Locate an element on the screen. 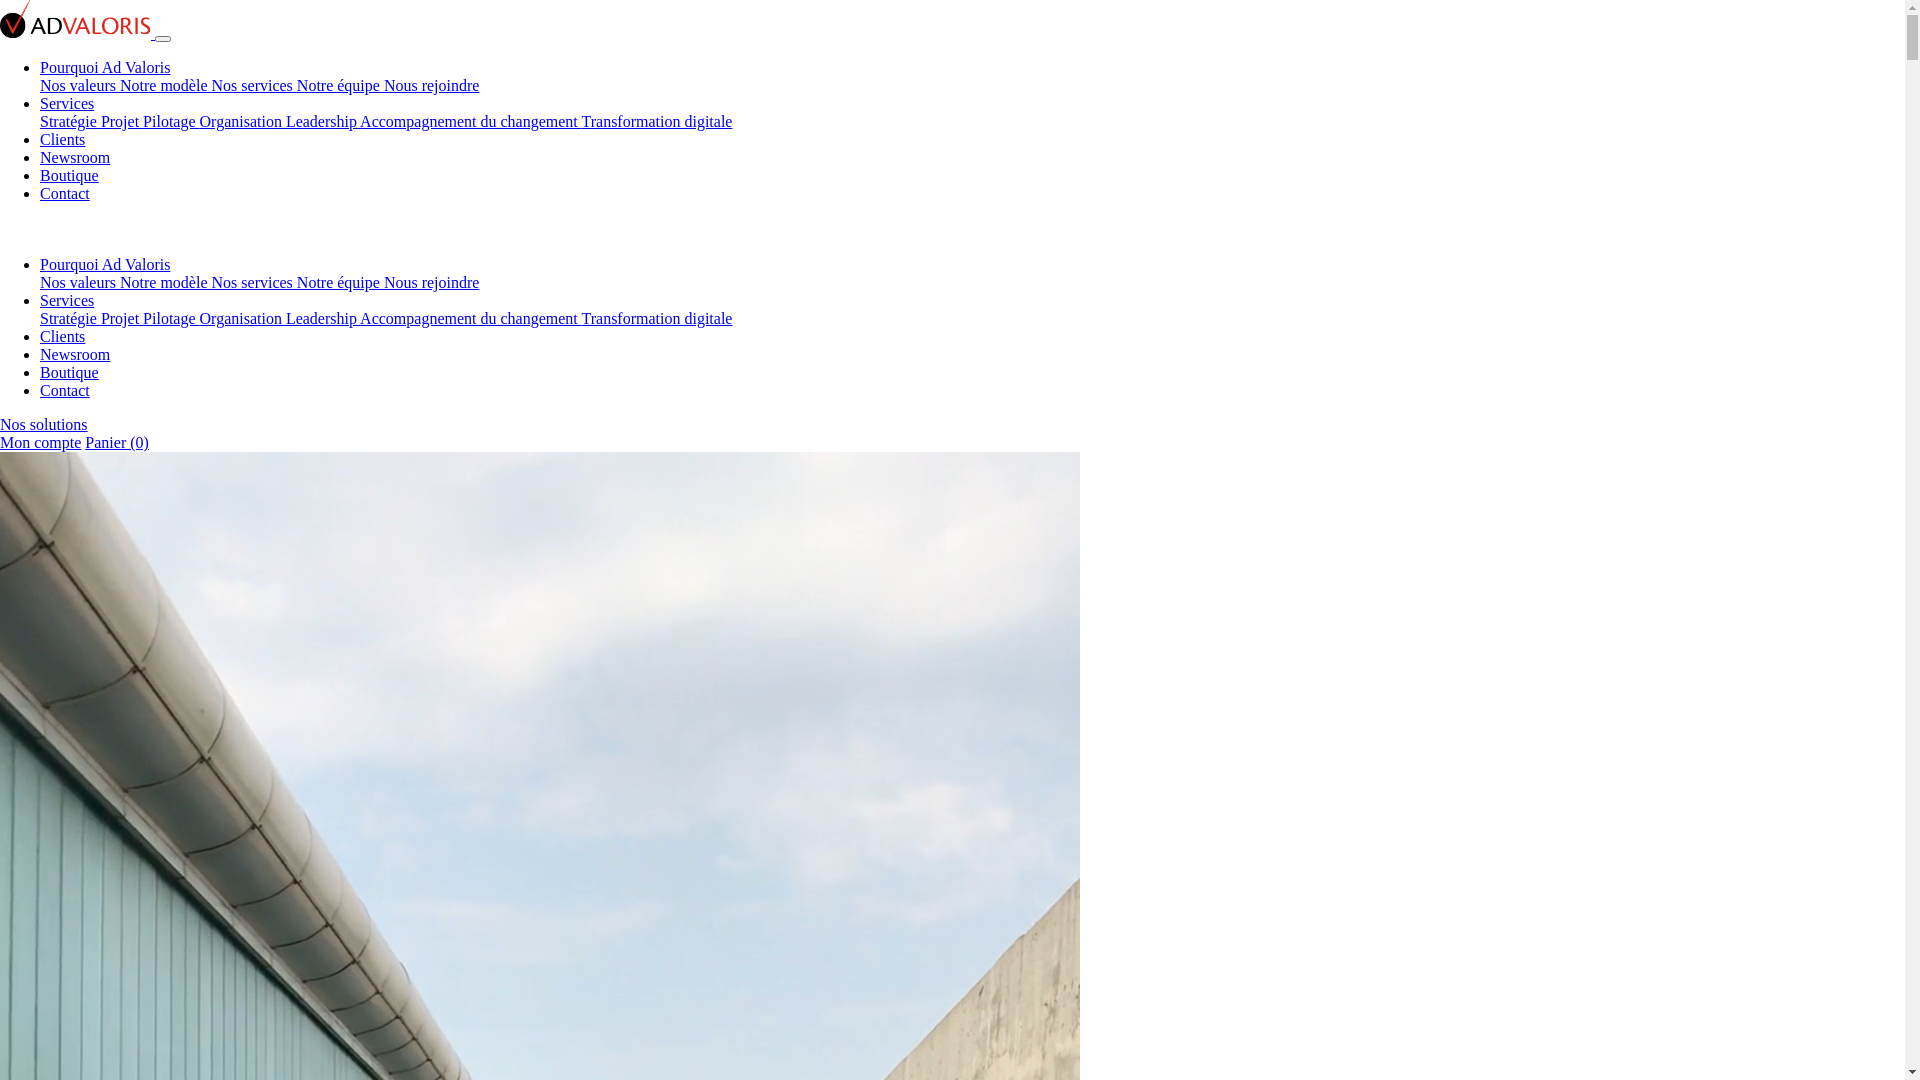 The height and width of the screenshot is (1080, 1920). 'Services' is located at coordinates (67, 300).